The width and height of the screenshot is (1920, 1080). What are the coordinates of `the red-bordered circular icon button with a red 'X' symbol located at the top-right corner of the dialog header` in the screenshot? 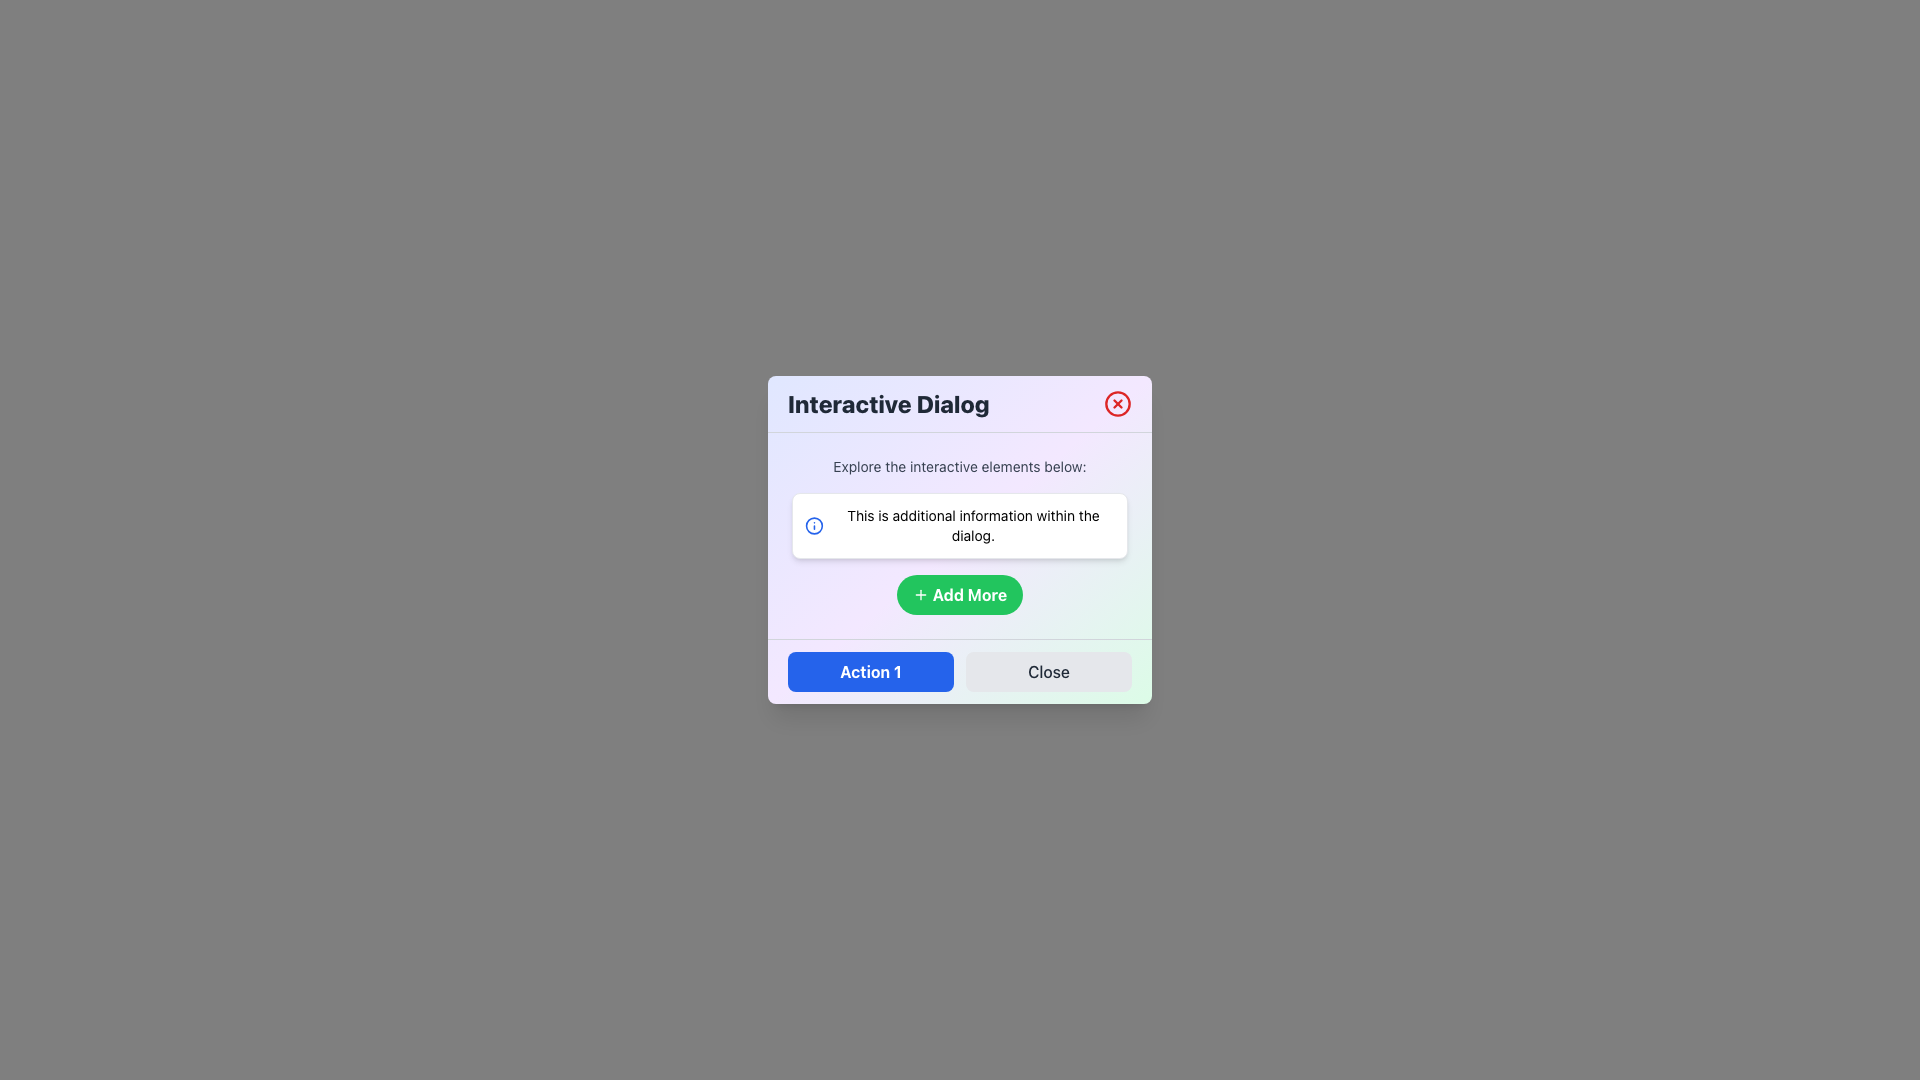 It's located at (1117, 404).